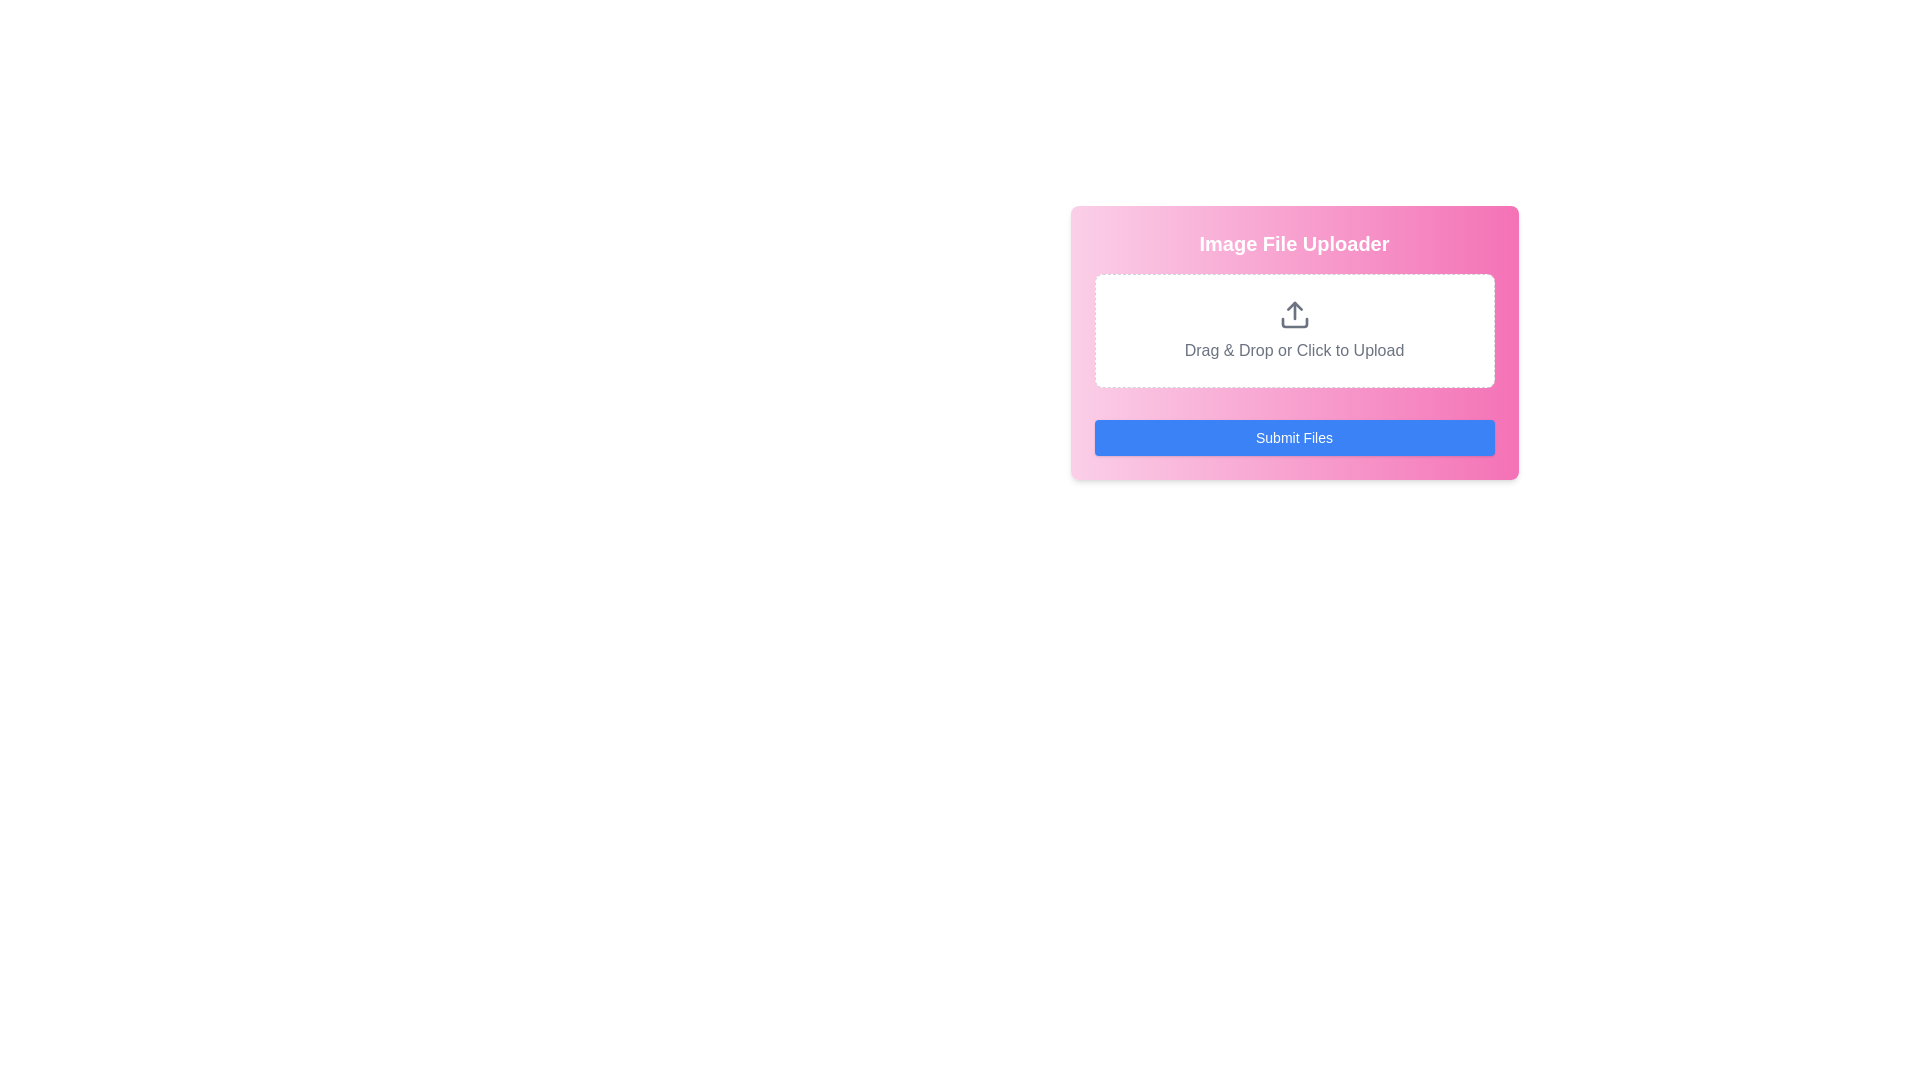  Describe the element at coordinates (1294, 242) in the screenshot. I see `the Static Text element that serves as a title for the Image File Uploader section, located at the top of the card-like component with a pink gradient background` at that location.